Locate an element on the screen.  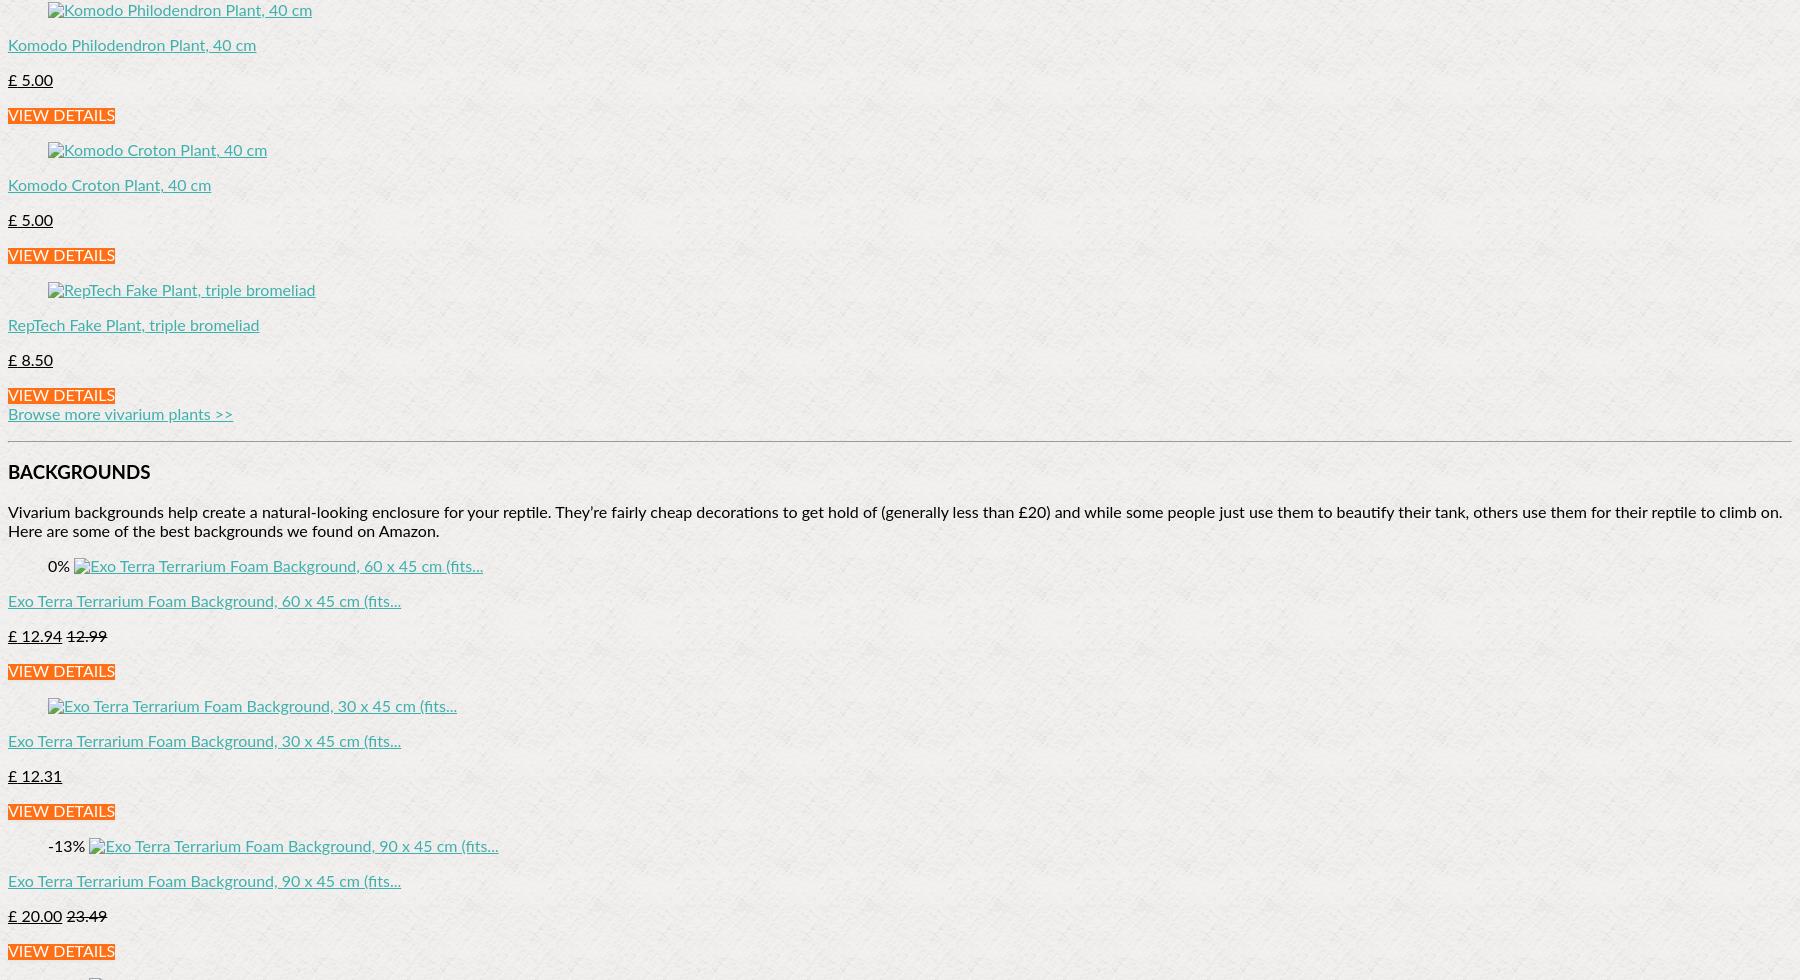
'23.49' is located at coordinates (85, 916).